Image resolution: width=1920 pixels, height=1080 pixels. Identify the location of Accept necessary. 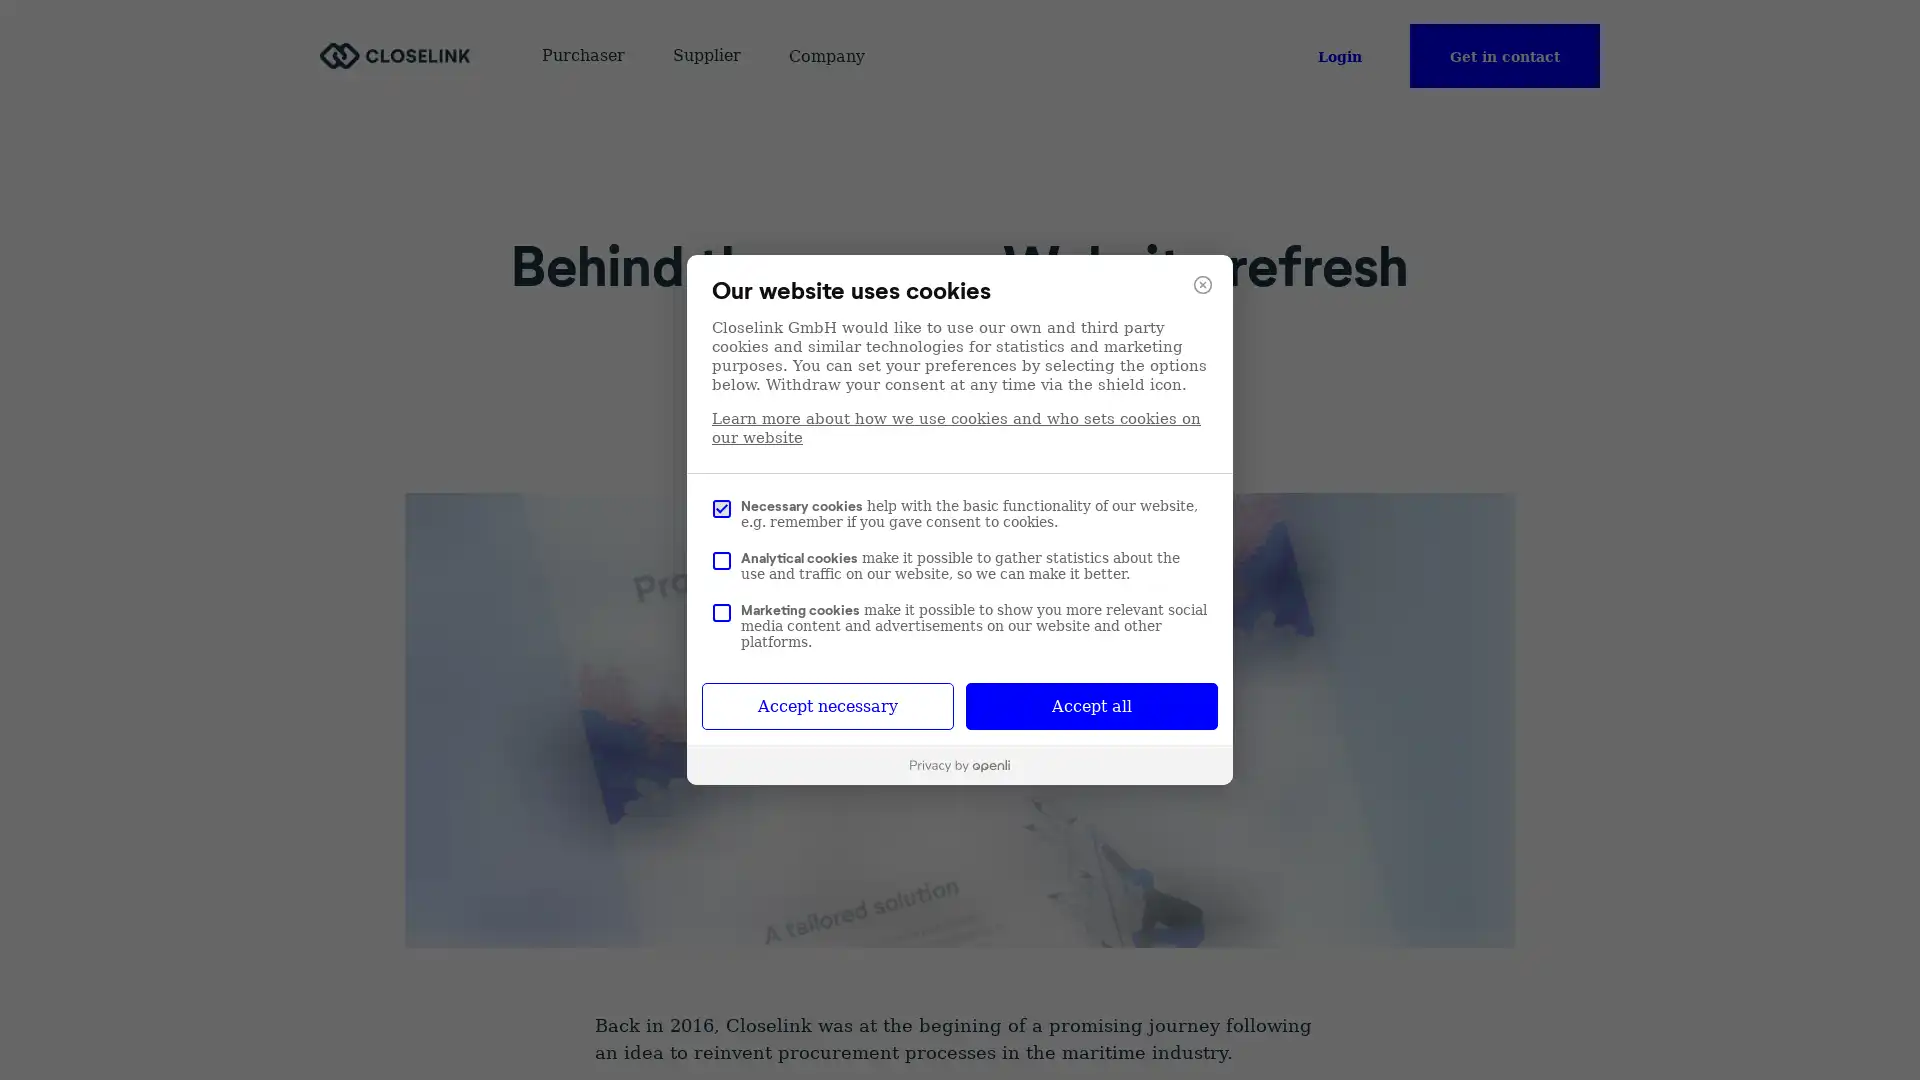
(828, 697).